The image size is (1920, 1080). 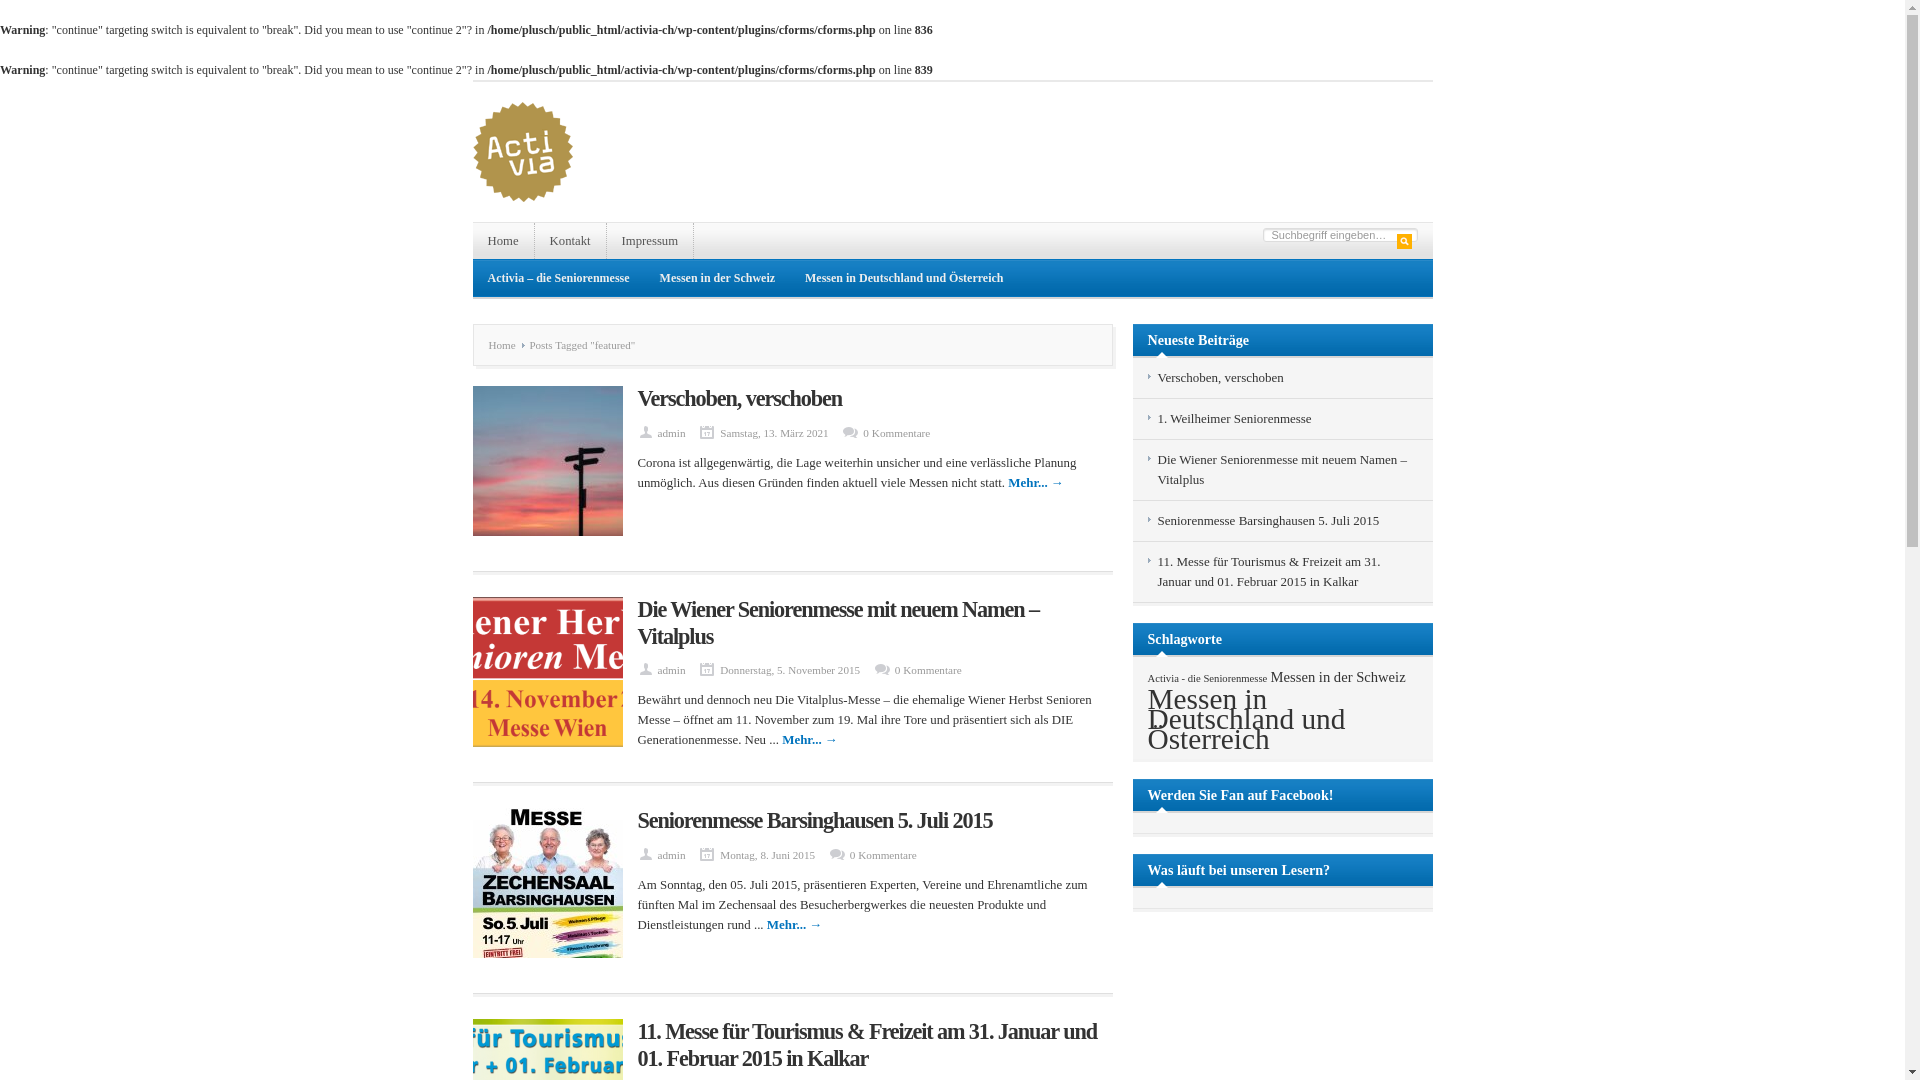 What do you see at coordinates (651, 239) in the screenshot?
I see `'Impressum'` at bounding box center [651, 239].